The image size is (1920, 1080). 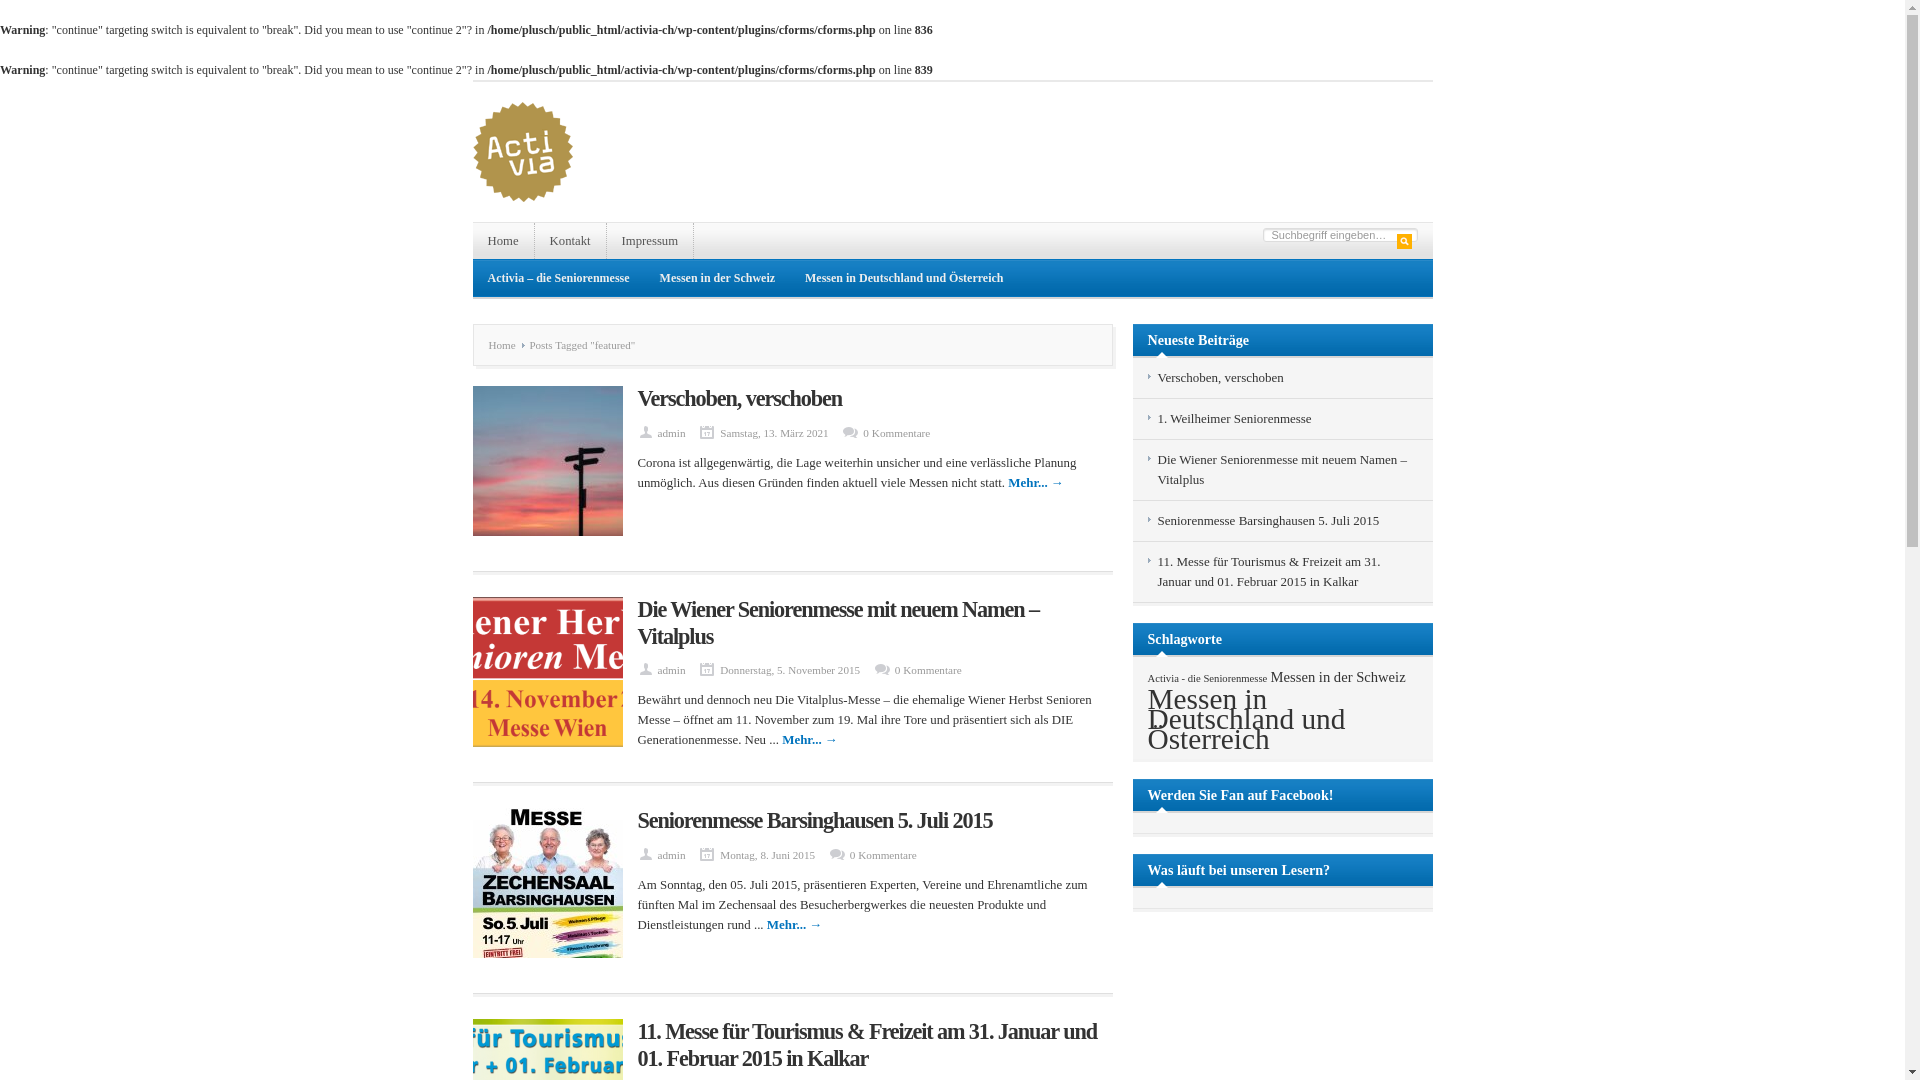 What do you see at coordinates (651, 239) in the screenshot?
I see `'Impressum'` at bounding box center [651, 239].